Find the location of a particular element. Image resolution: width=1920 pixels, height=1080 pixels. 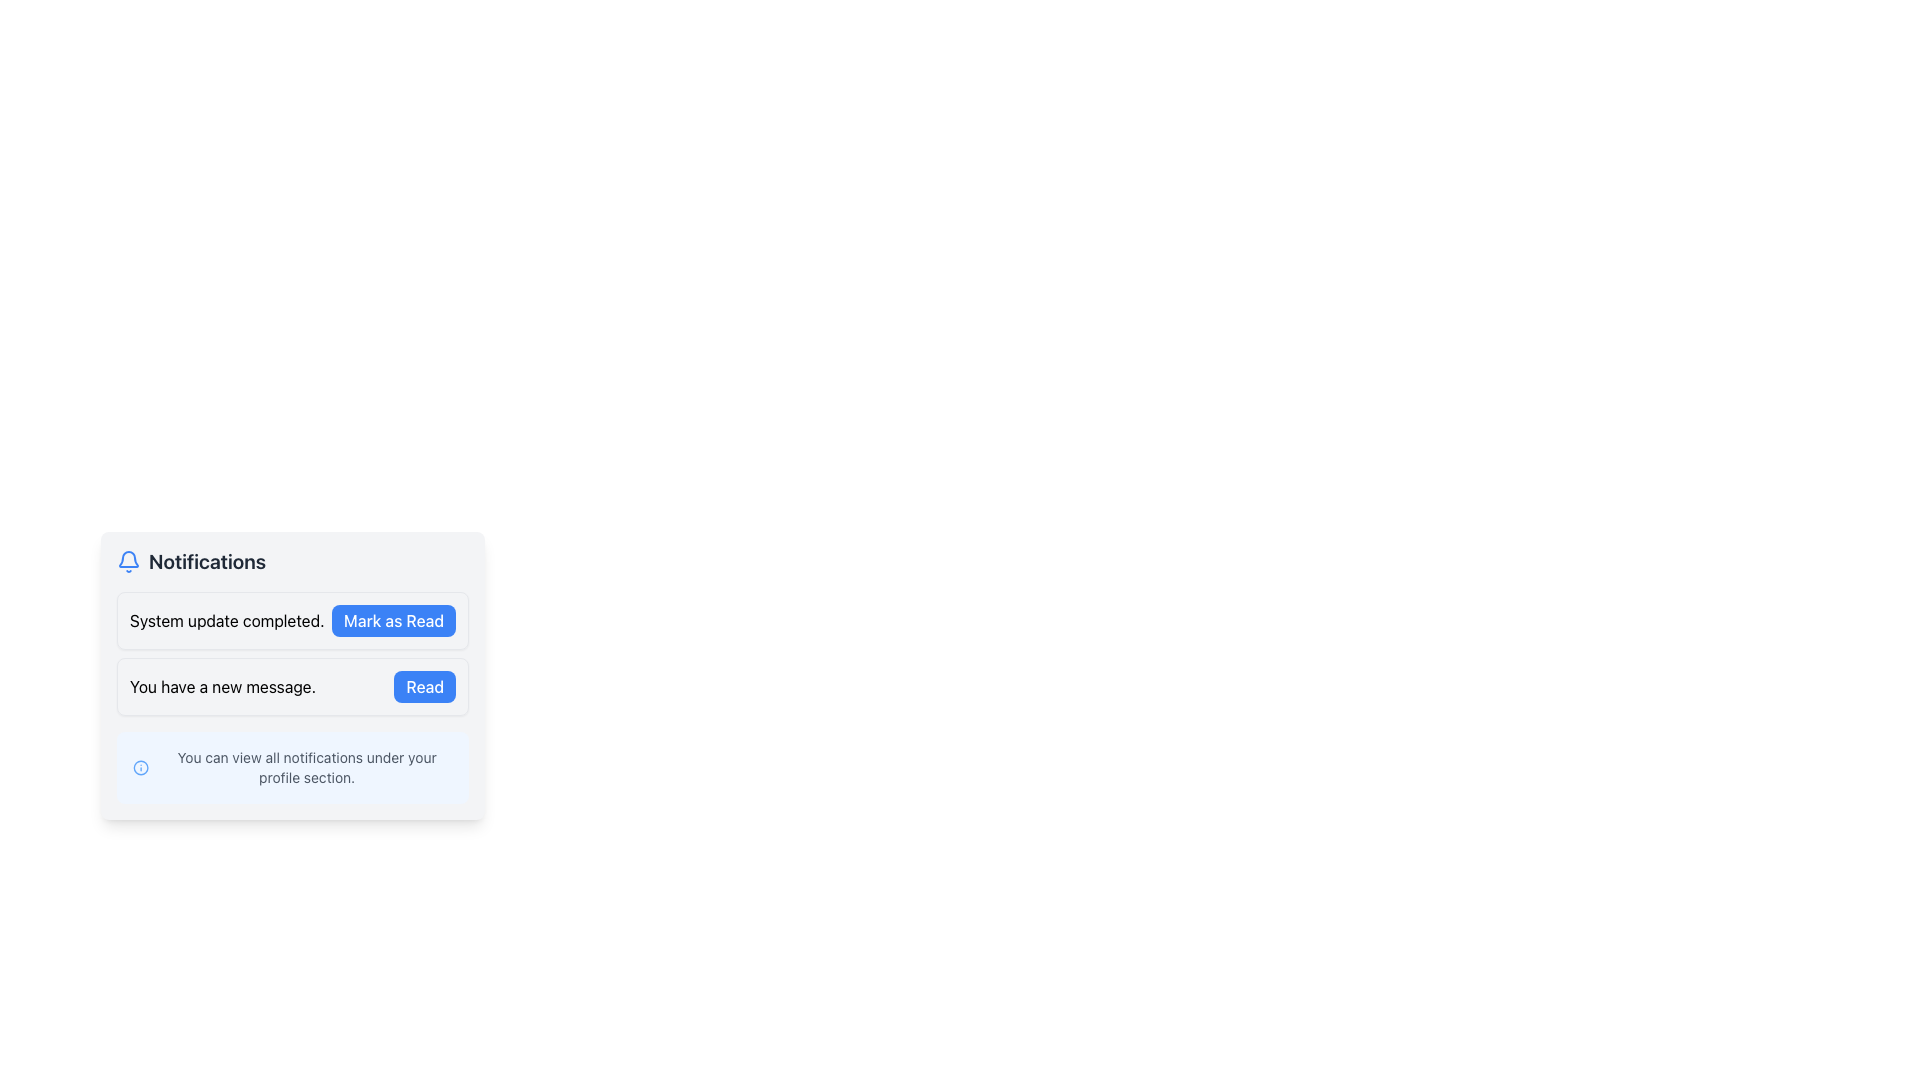

the 'Notifications' text label element, which is styled in bold and large font, located to the right of a bell icon at the top-left corner of the notification panel is located at coordinates (207, 562).